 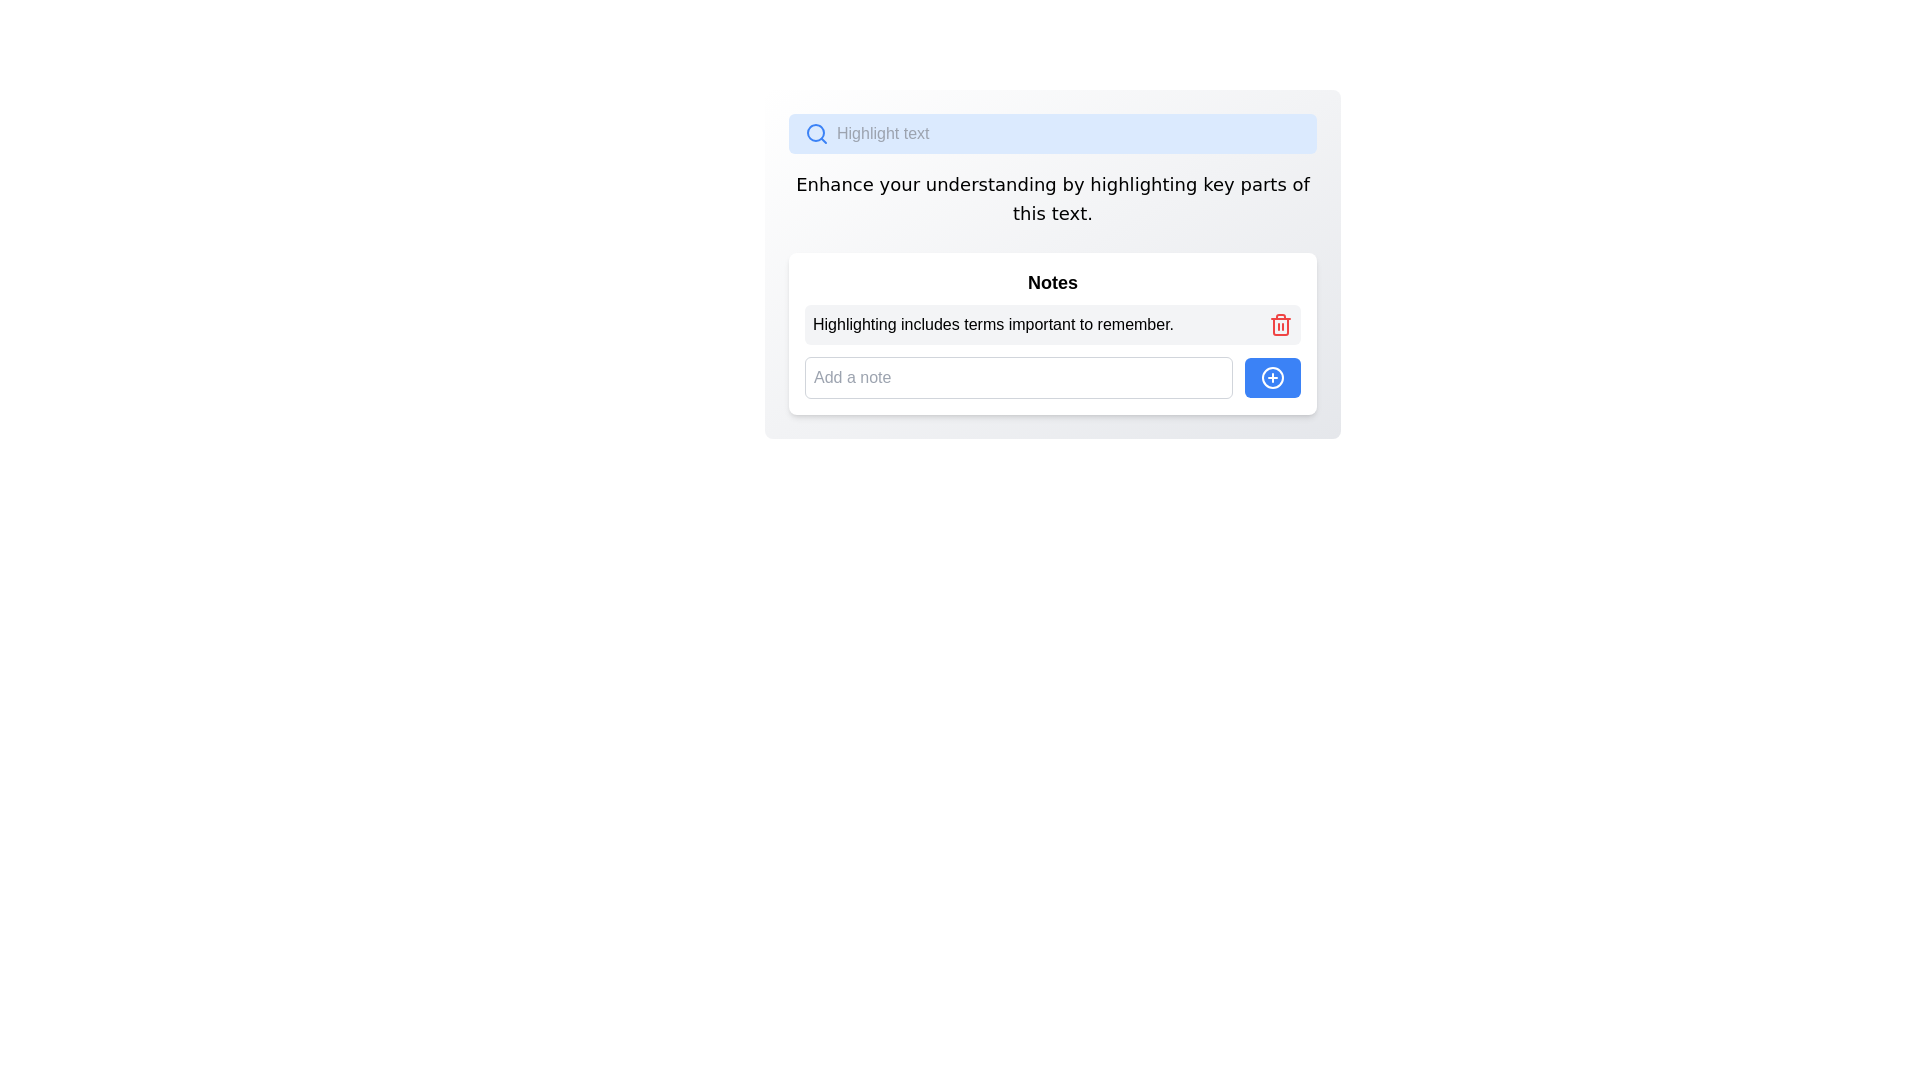 I want to click on the graphical circle element that visually indicates an action to add or create something, which is part of a 'plus in a circle' symbol, so click(x=1271, y=377).